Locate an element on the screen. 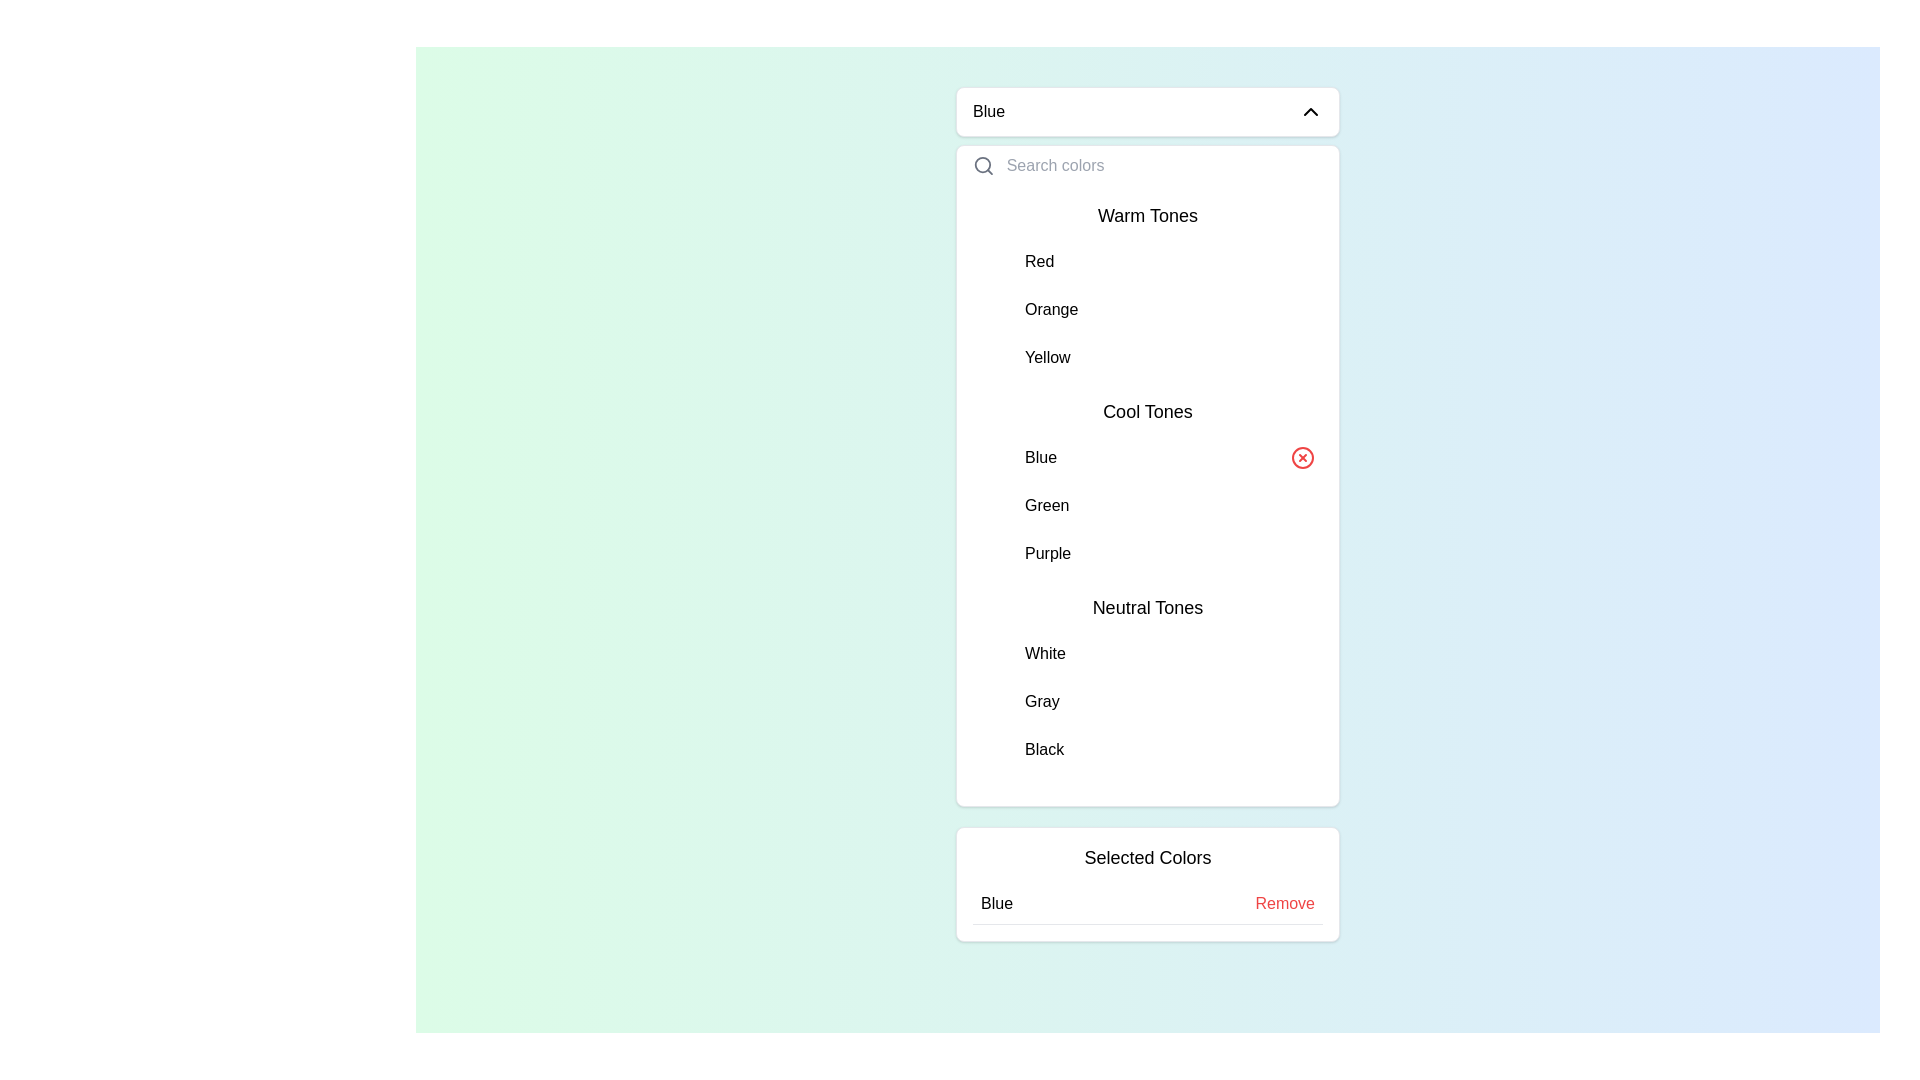 The width and height of the screenshot is (1920, 1080). the currently selected color display text located in the top section of the dropdown menu, directly to the left of the dropdown chevron is located at coordinates (988, 111).